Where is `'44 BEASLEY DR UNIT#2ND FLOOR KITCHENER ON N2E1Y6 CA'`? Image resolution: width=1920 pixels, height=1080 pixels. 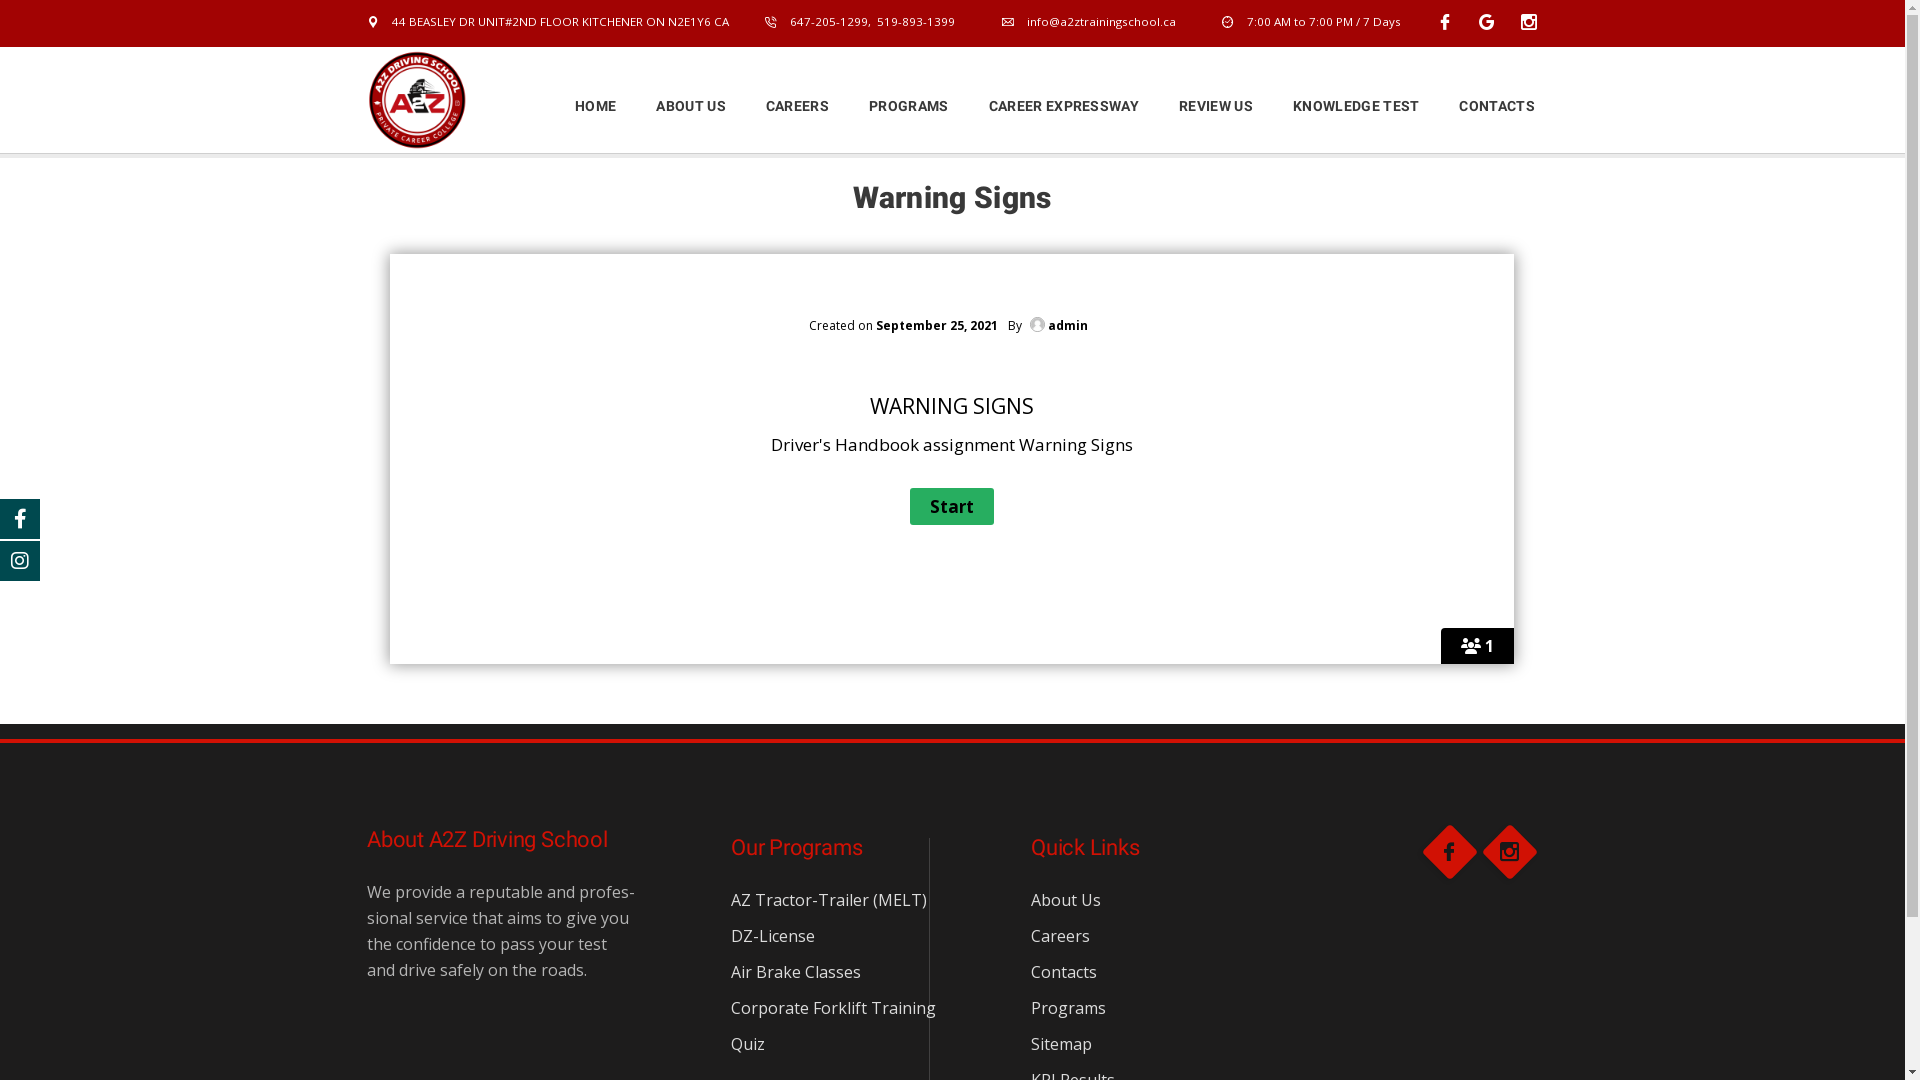
'44 BEASLEY DR UNIT#2ND FLOOR KITCHENER ON N2E1Y6 CA' is located at coordinates (547, 21).